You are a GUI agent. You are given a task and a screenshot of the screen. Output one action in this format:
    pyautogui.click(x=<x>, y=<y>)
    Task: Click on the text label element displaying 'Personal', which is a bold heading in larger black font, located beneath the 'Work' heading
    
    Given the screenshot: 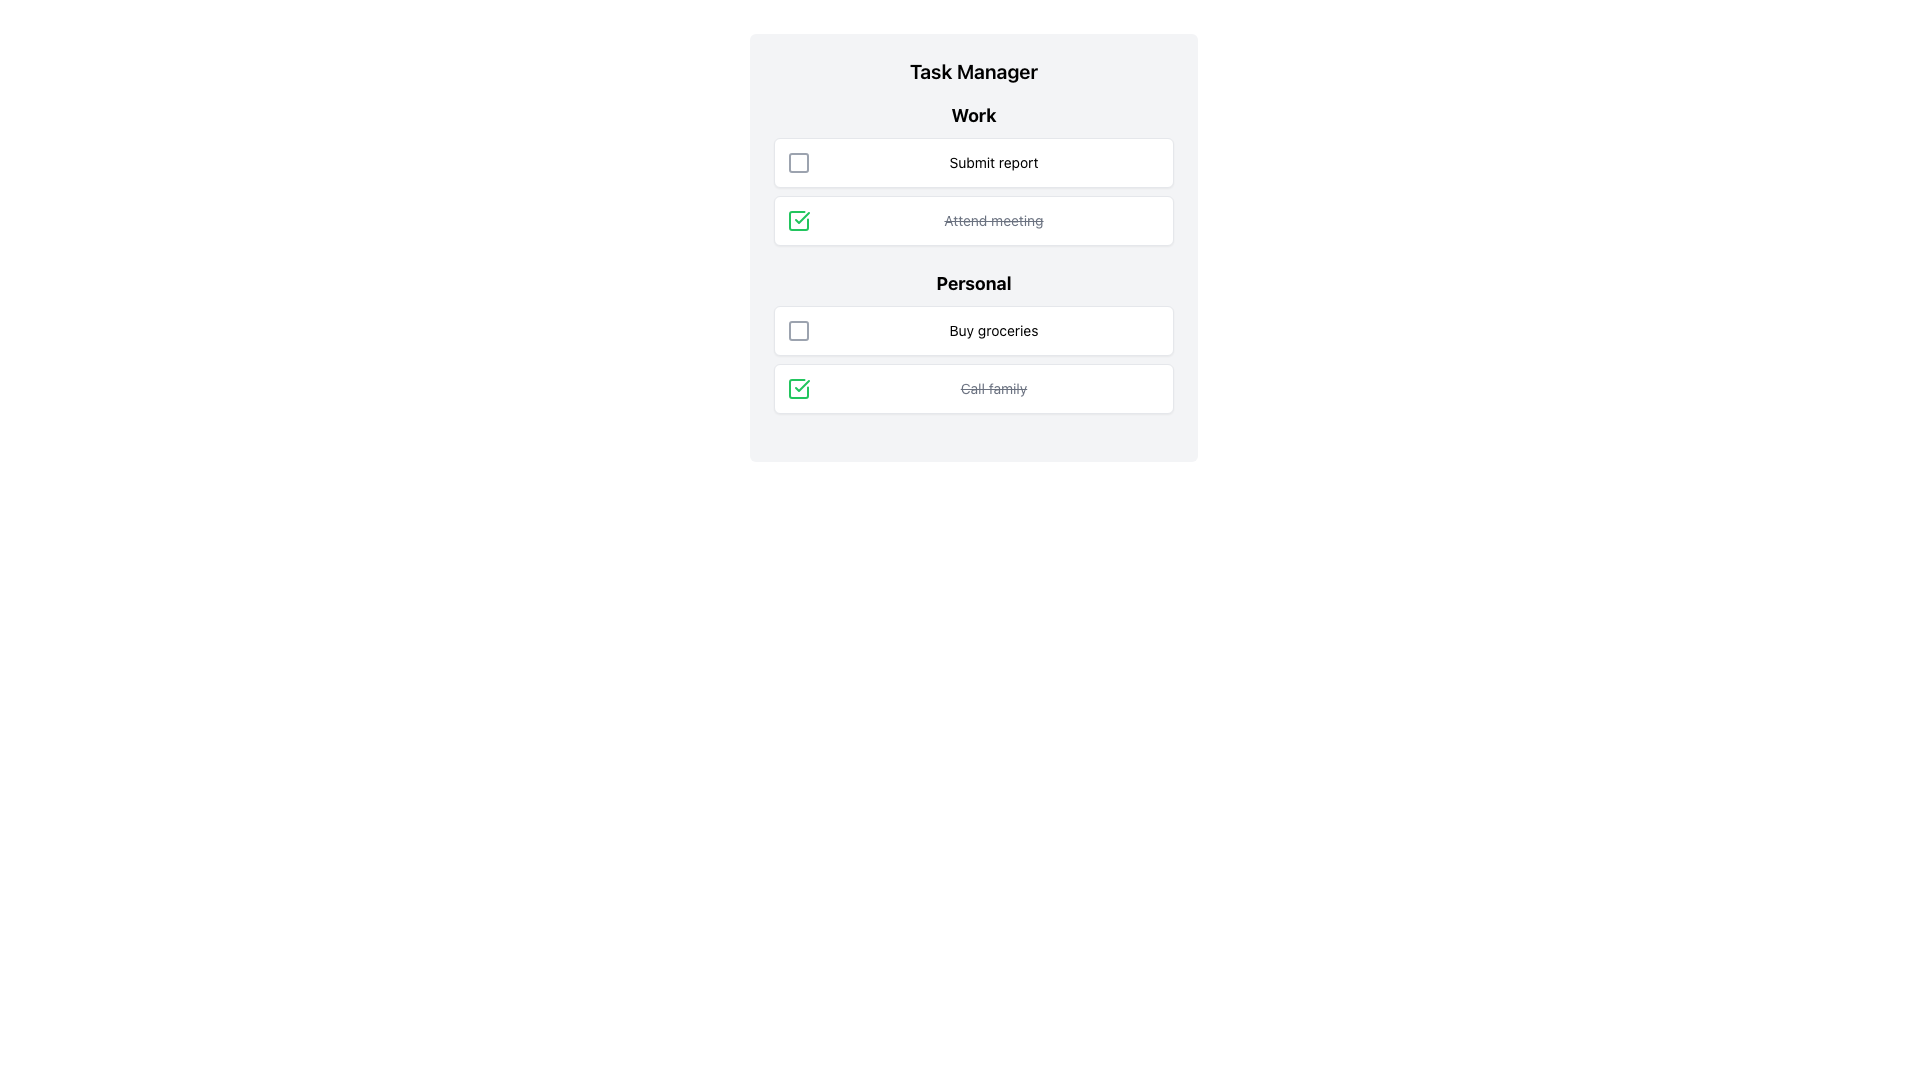 What is the action you would take?
    pyautogui.click(x=974, y=284)
    